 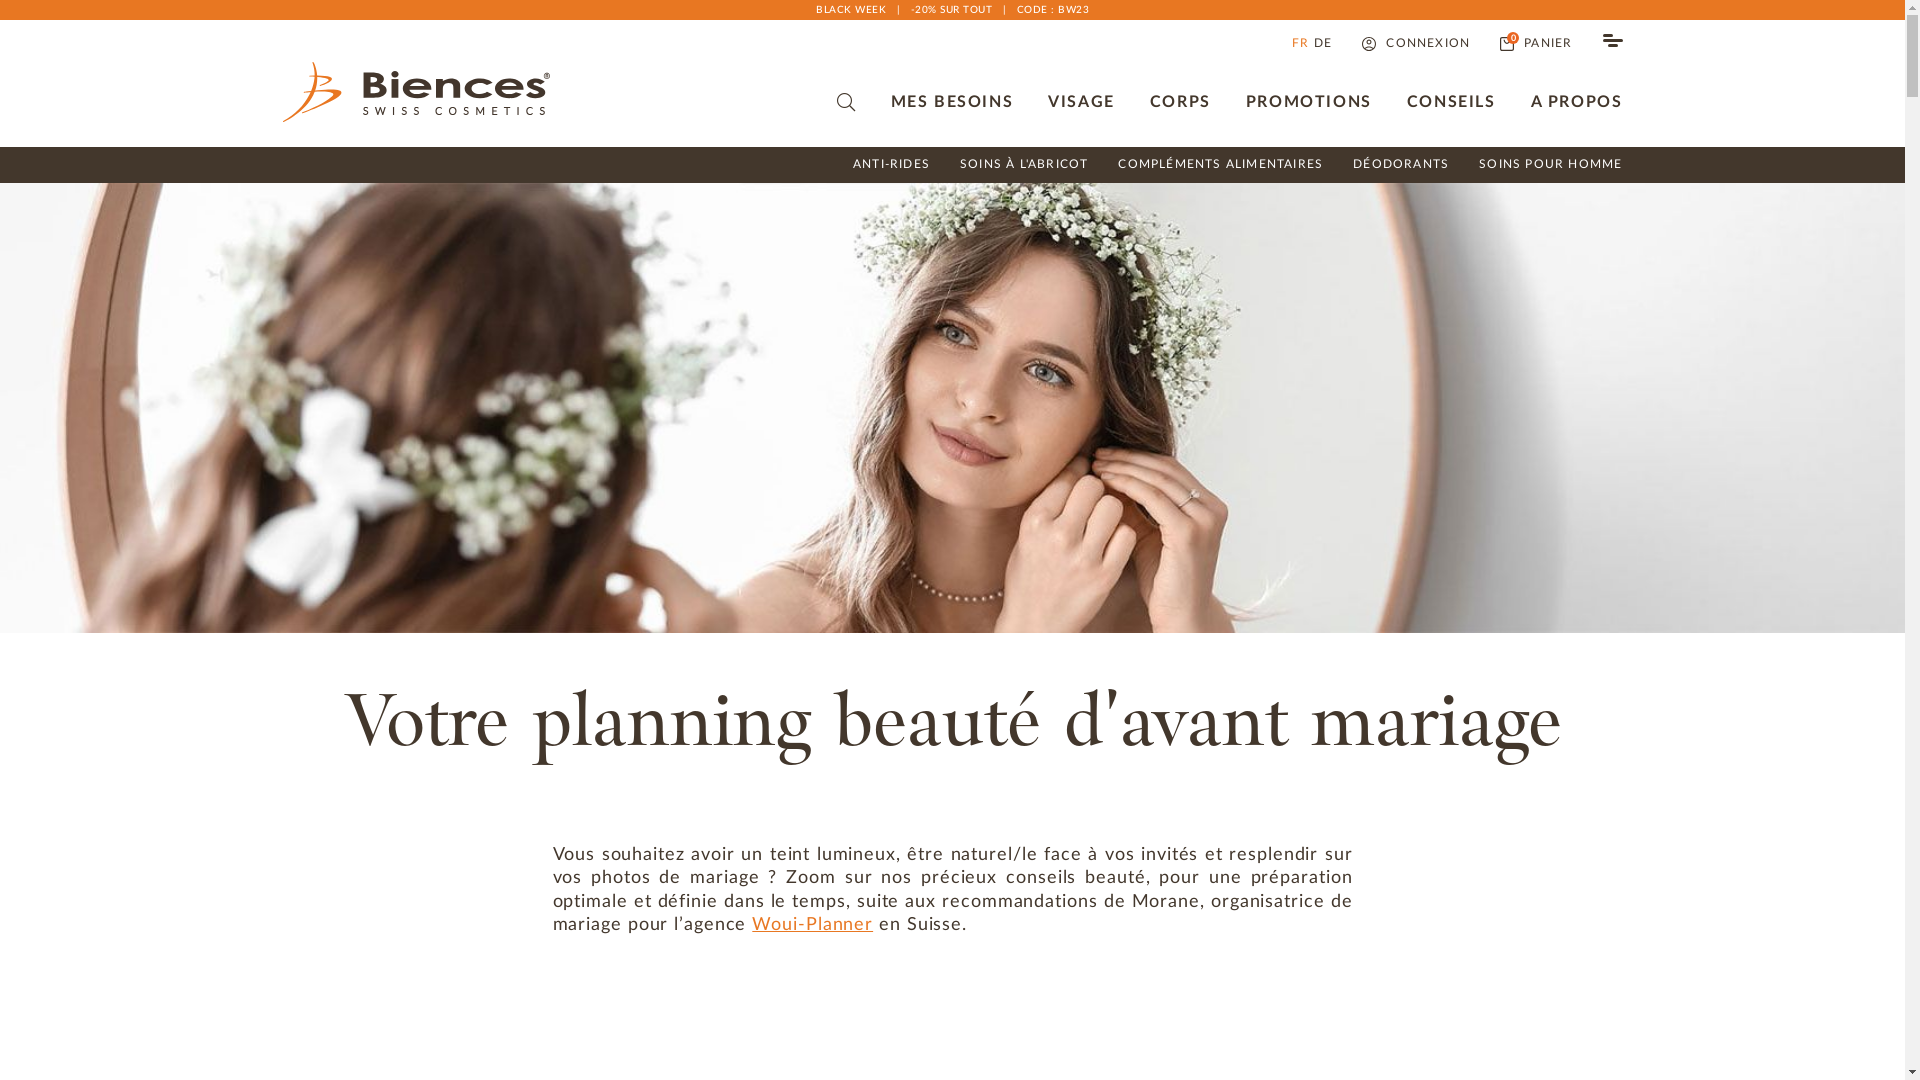 What do you see at coordinates (853, 164) in the screenshot?
I see `'ANTI-RIDES'` at bounding box center [853, 164].